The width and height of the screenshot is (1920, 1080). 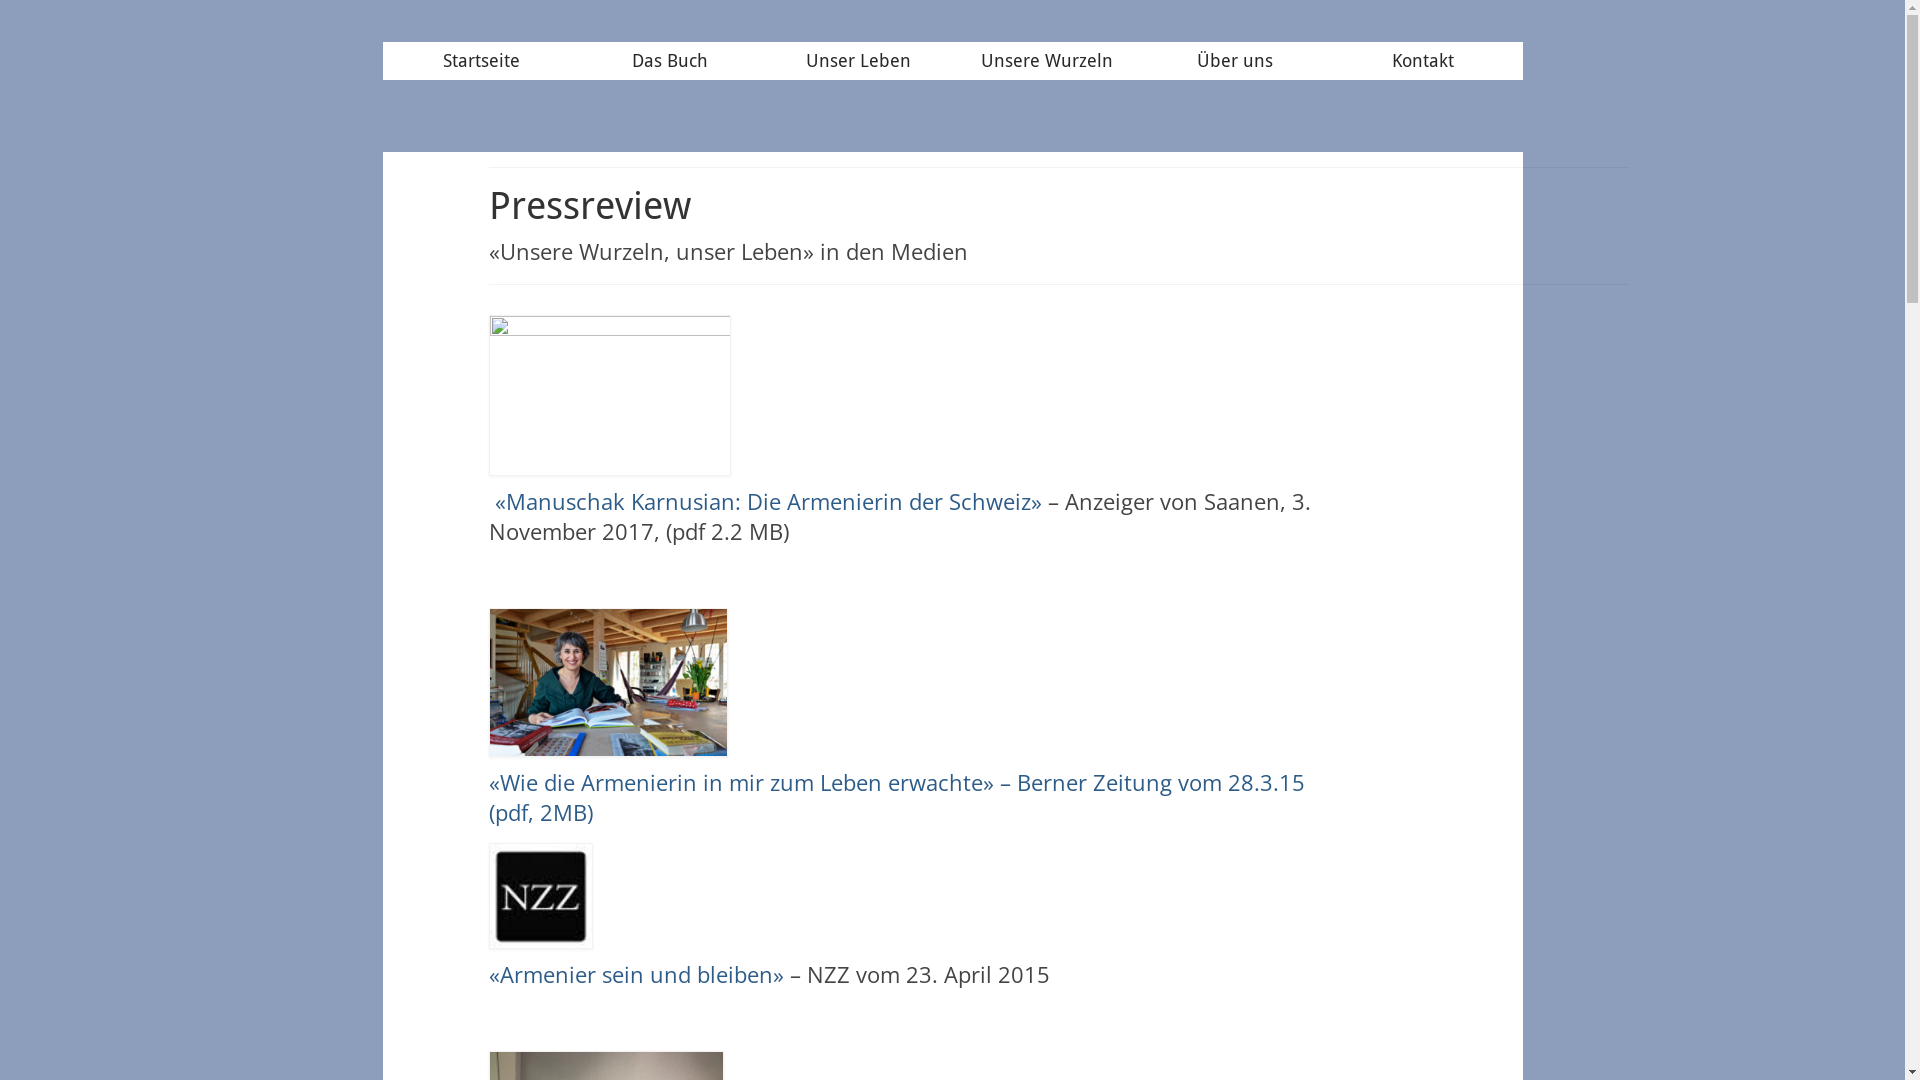 I want to click on 'Unser Leben', so click(x=858, y=60).